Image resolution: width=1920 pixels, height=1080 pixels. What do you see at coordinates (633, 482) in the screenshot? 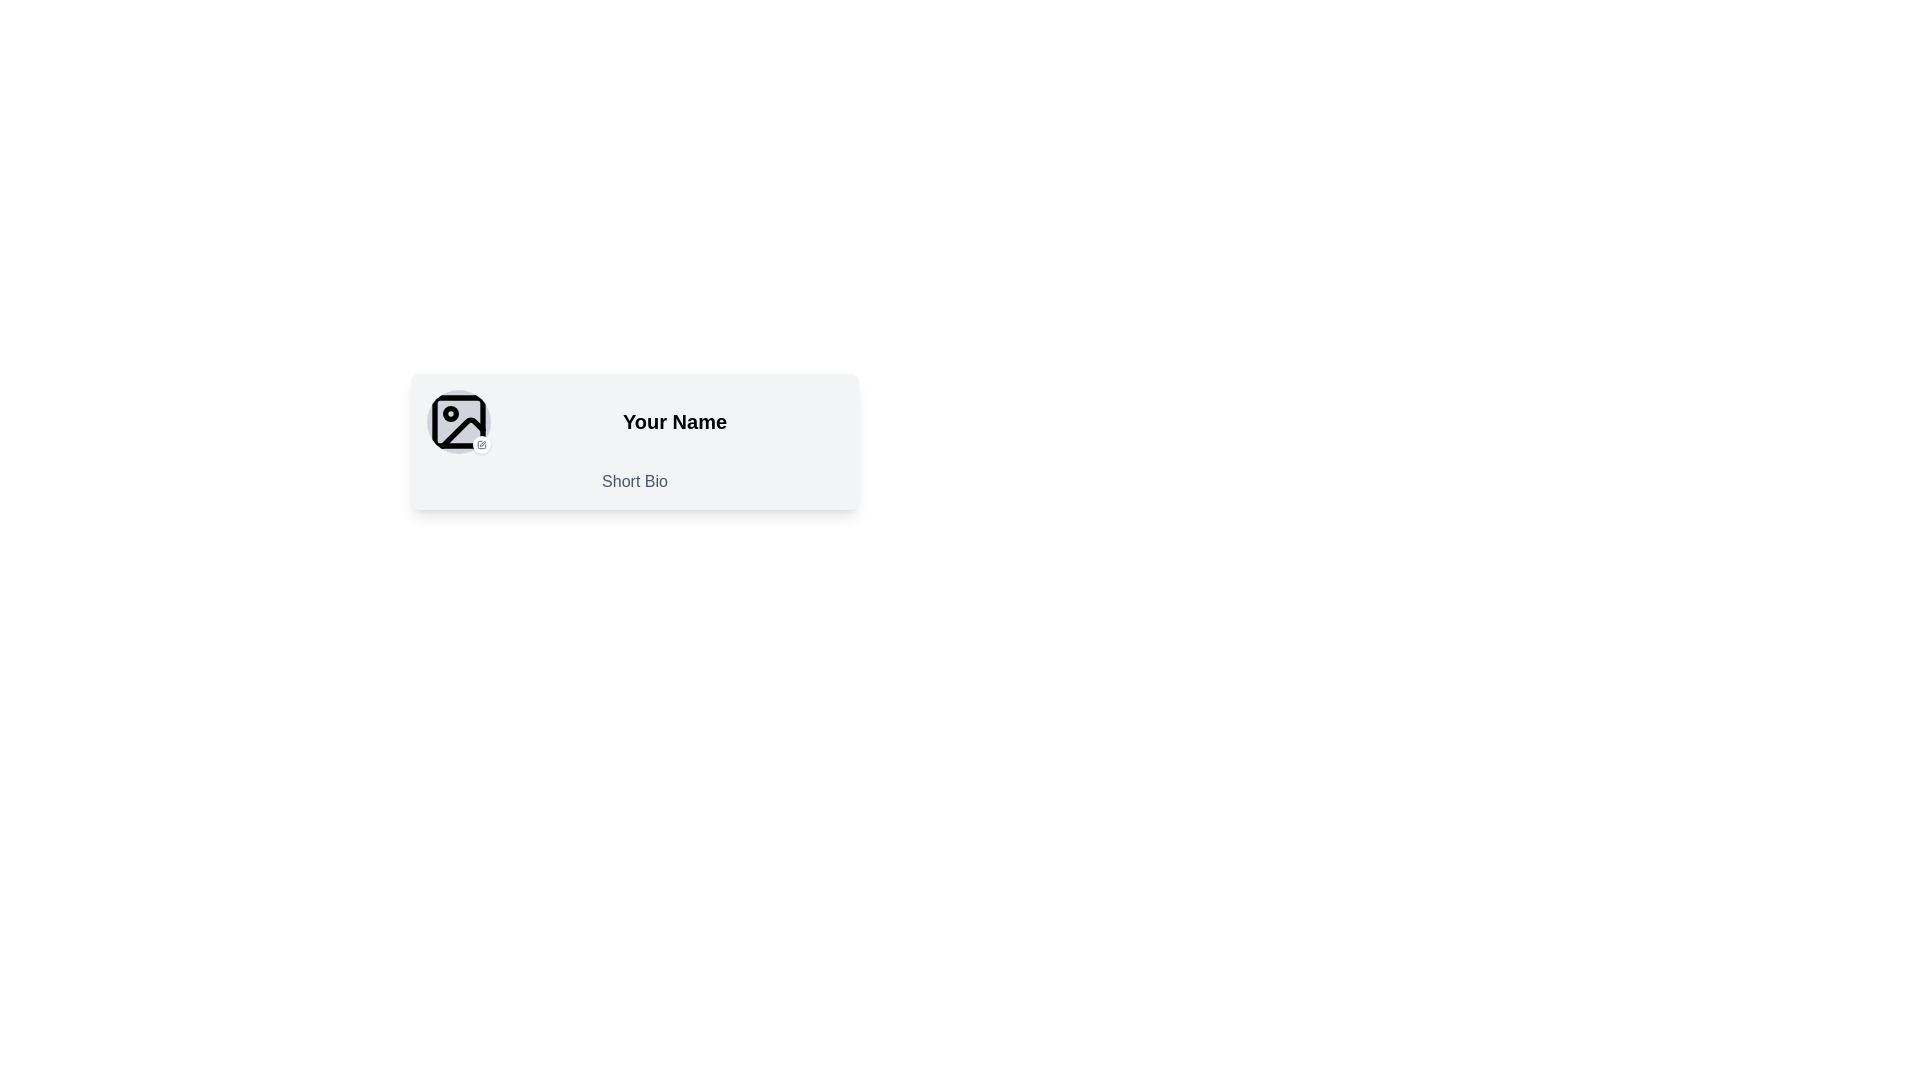
I see `the Text Label that serves as a title for the biography section, located below the 'Your Name' text` at bounding box center [633, 482].